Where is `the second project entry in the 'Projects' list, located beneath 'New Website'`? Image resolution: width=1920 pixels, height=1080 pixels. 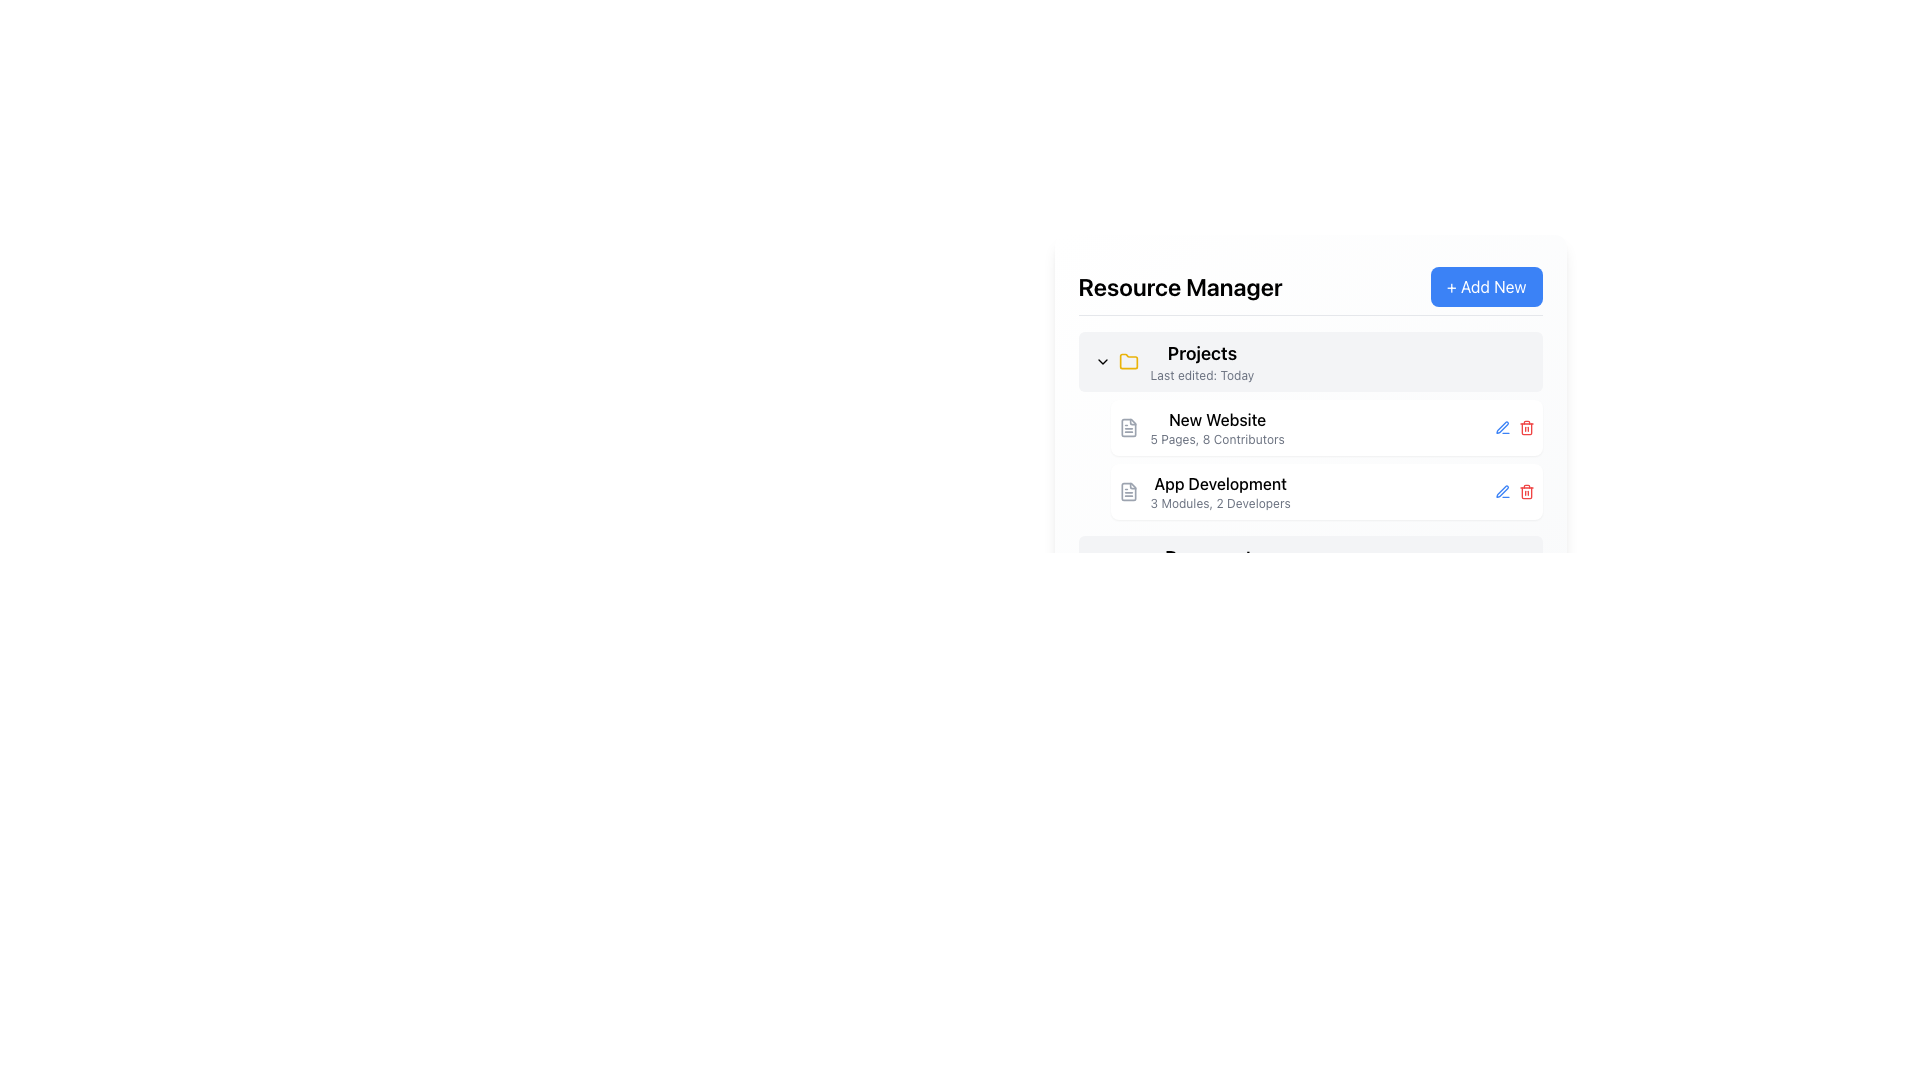
the second project entry in the 'Projects' list, located beneath 'New Website' is located at coordinates (1219, 492).